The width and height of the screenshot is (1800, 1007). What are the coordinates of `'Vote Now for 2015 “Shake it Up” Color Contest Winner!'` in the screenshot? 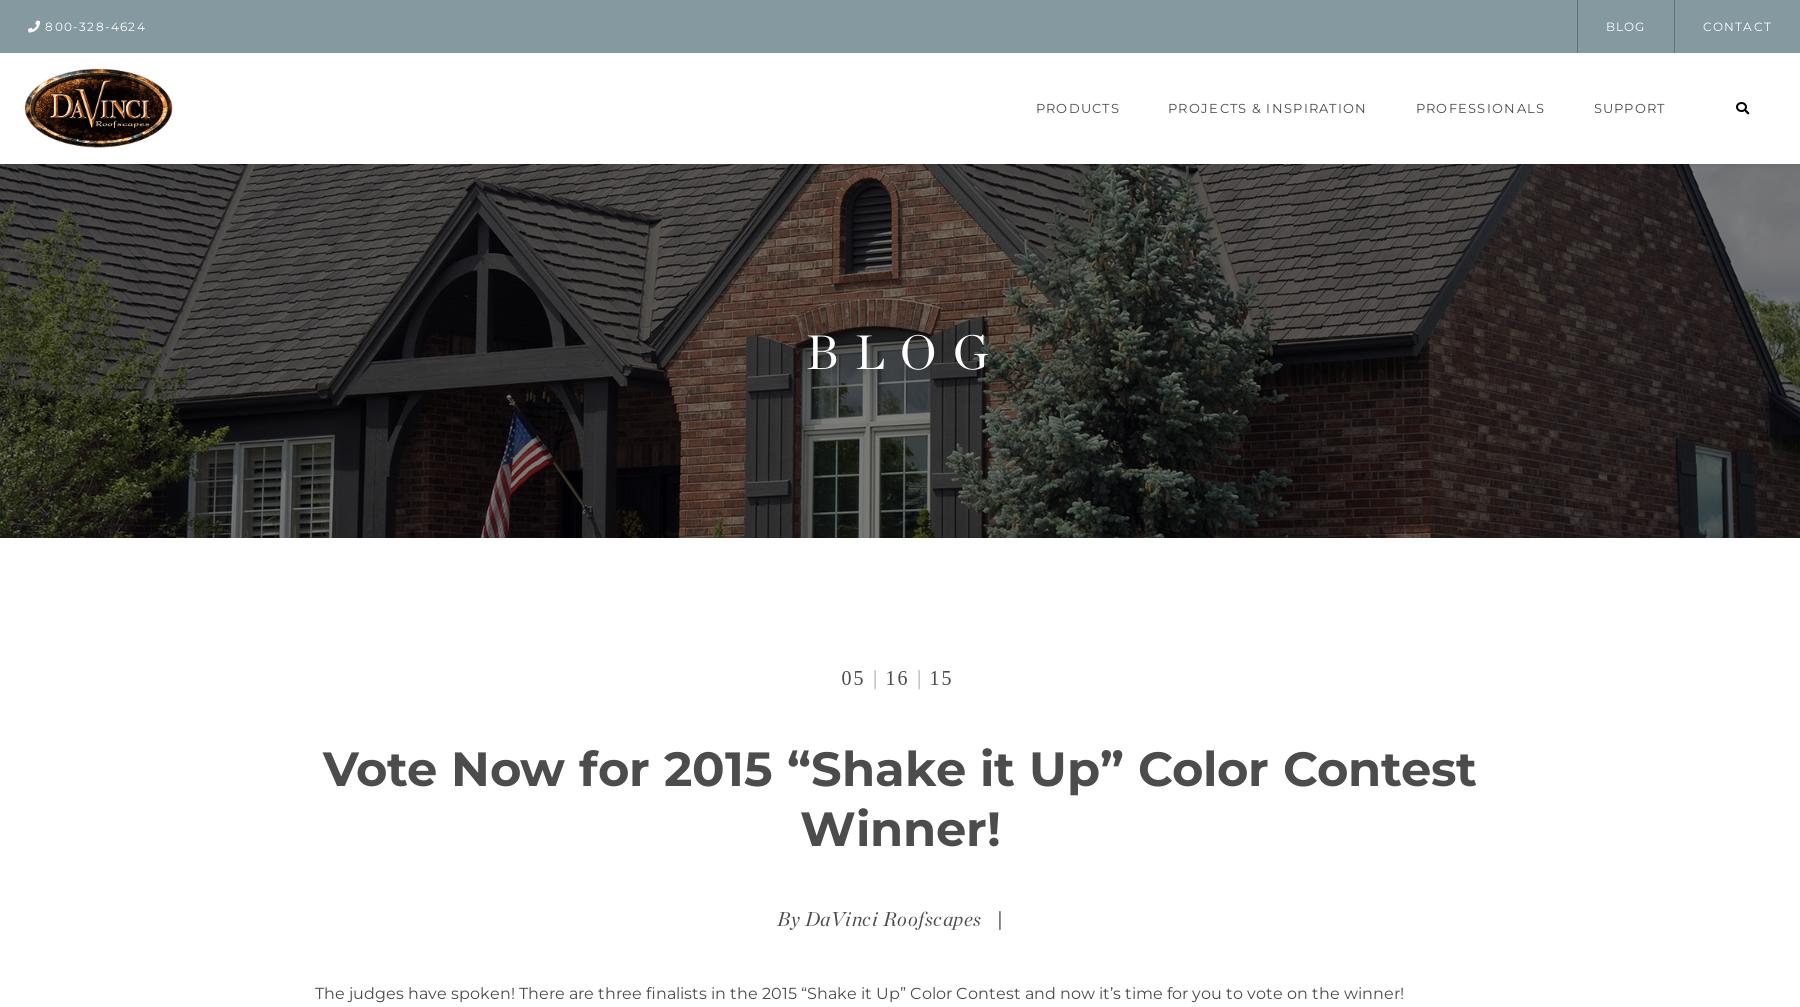 It's located at (900, 797).